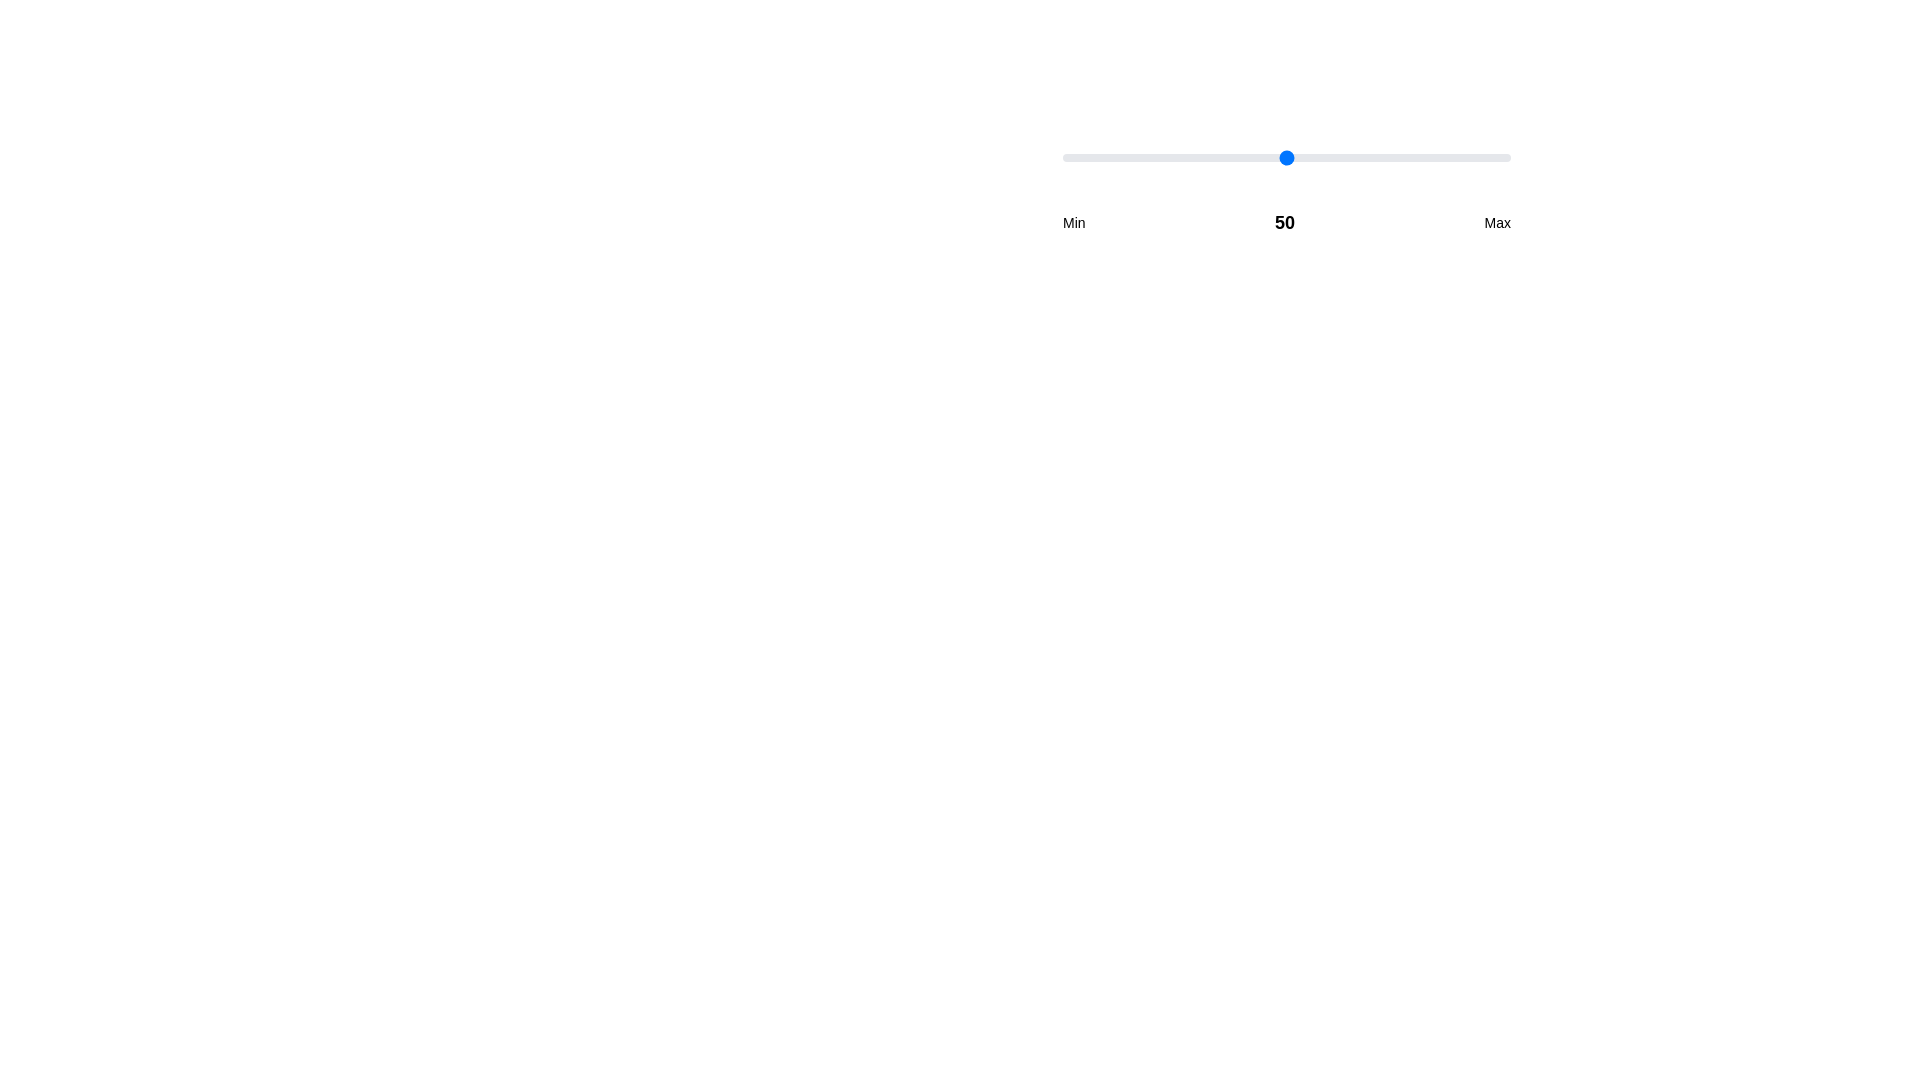 The image size is (1920, 1080). Describe the element at coordinates (1497, 223) in the screenshot. I see `the third text label that indicates the maximum value associated with the slider component, positioned after the 'Min' and '50' labels` at that location.